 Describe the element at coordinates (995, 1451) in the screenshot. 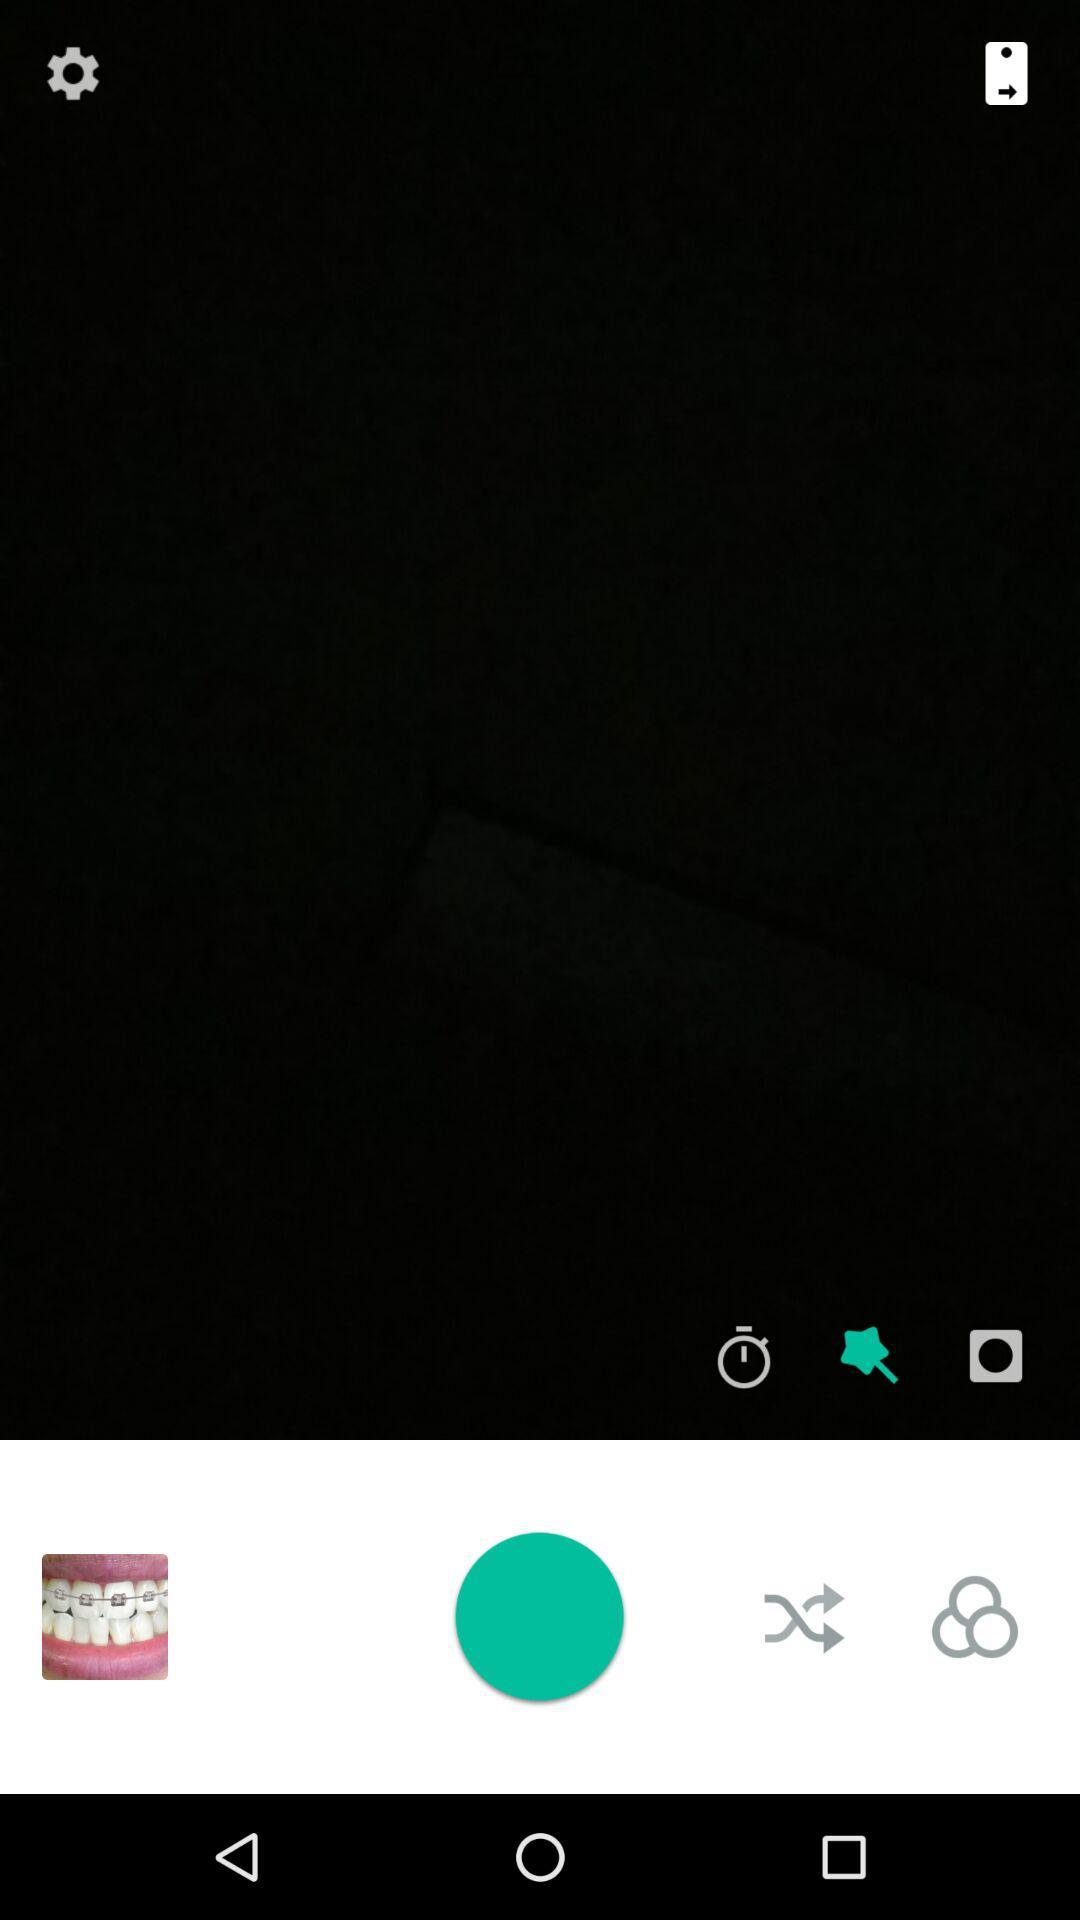

I see `the photo icon` at that location.